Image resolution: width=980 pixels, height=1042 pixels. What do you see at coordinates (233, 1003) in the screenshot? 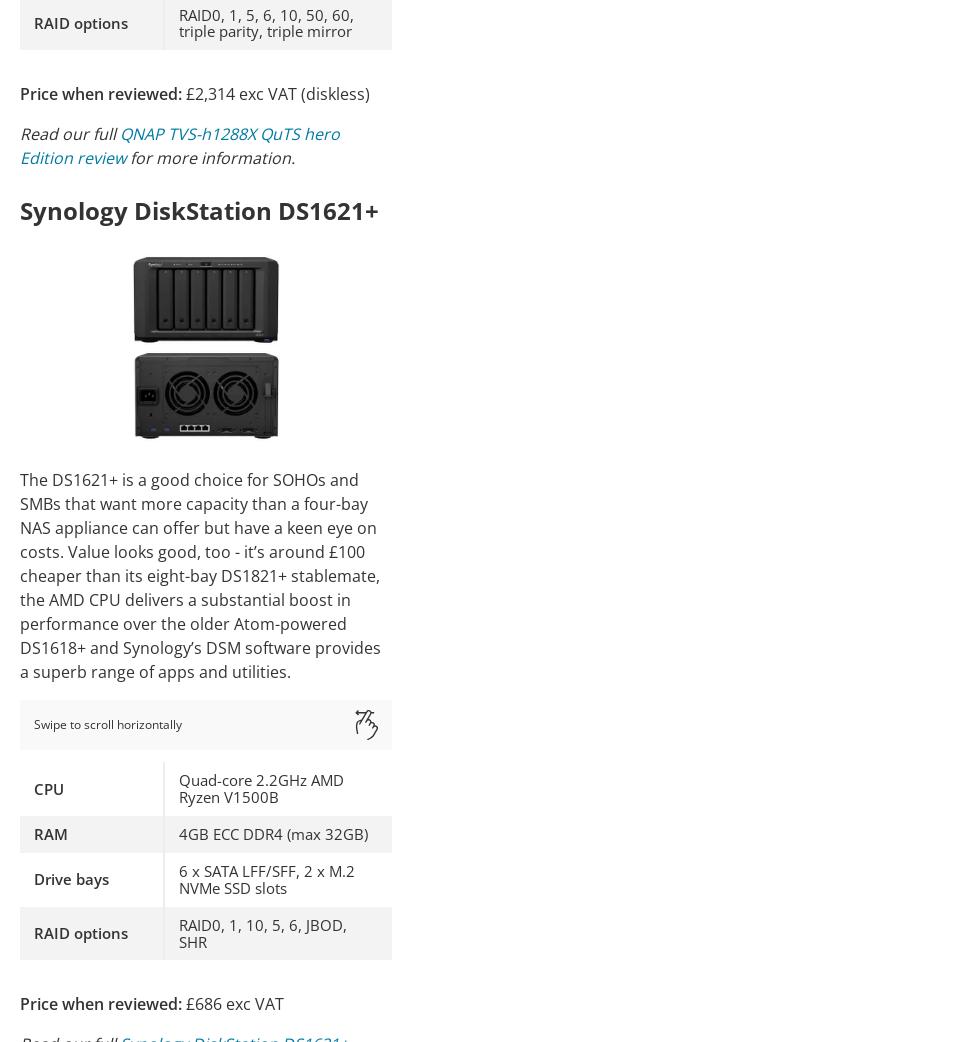
I see `'£686 exc VAT'` at bounding box center [233, 1003].